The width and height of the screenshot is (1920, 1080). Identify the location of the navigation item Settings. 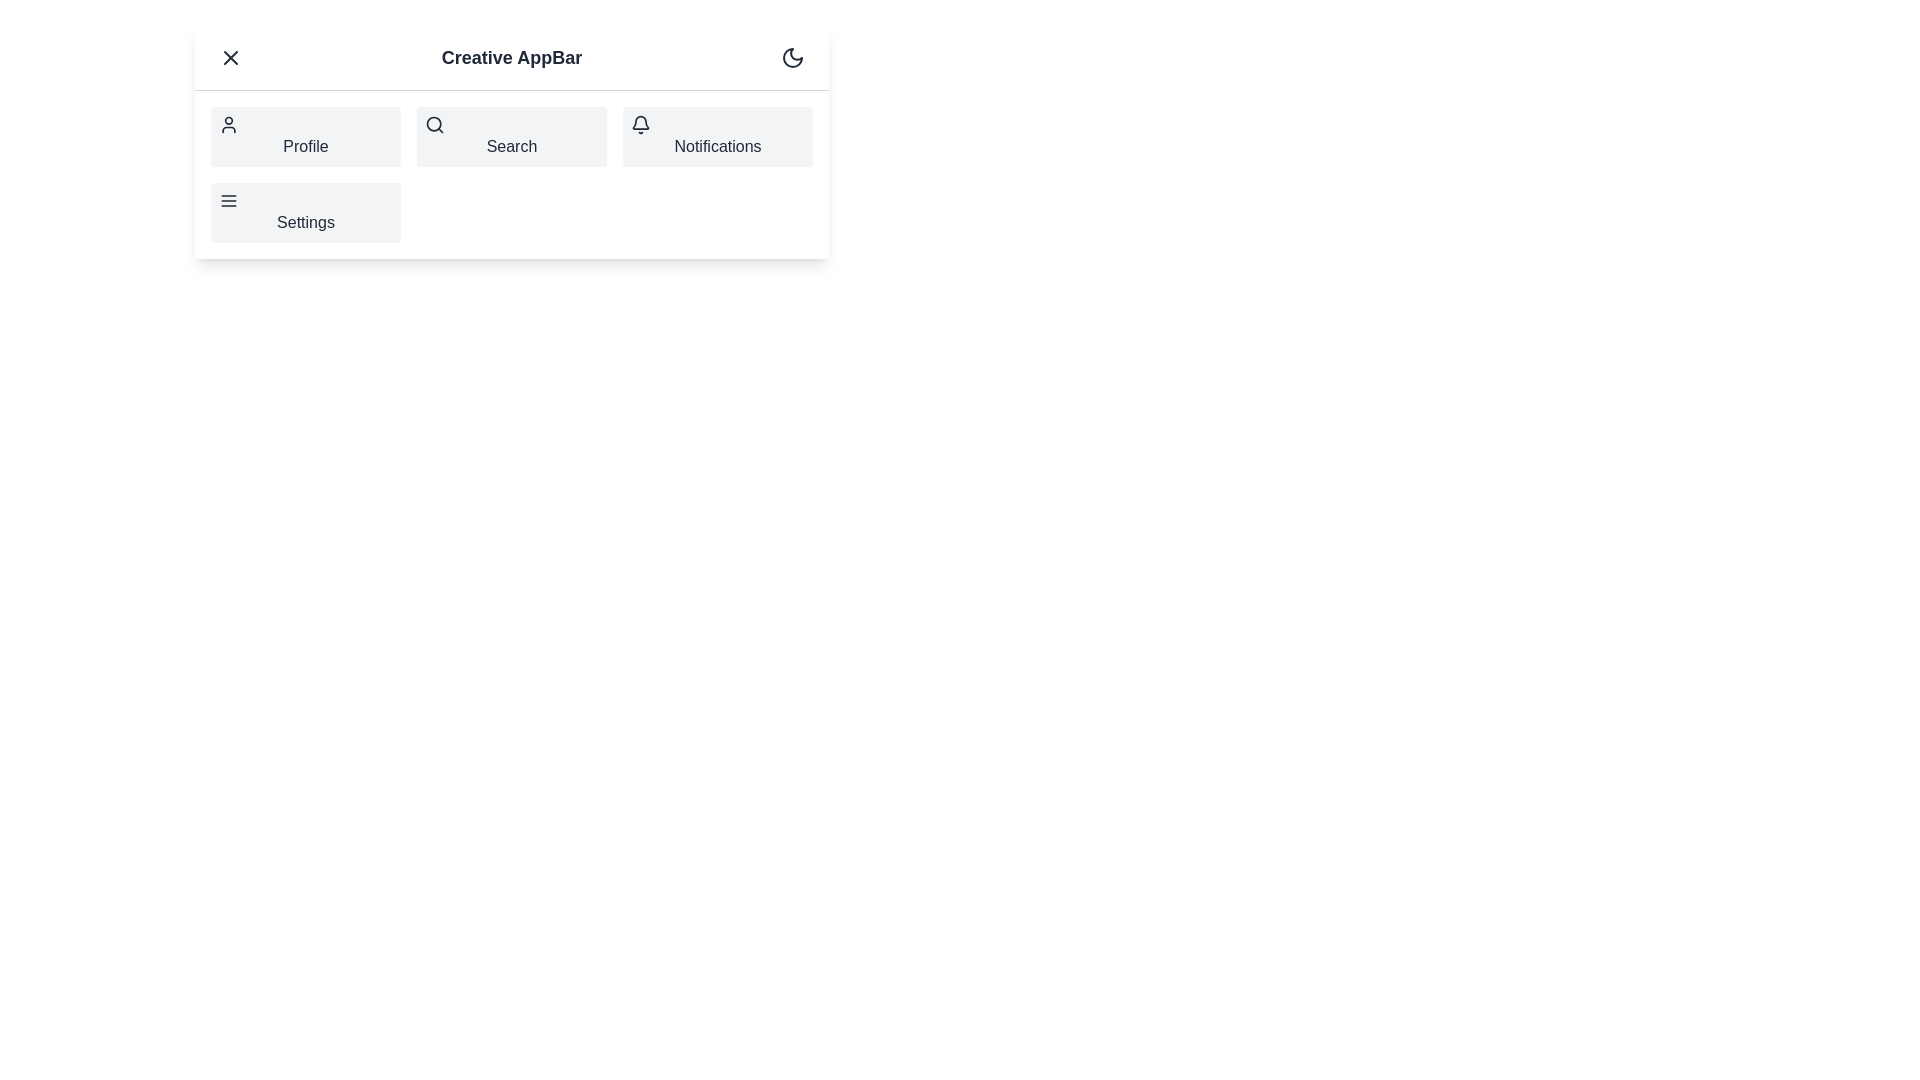
(305, 212).